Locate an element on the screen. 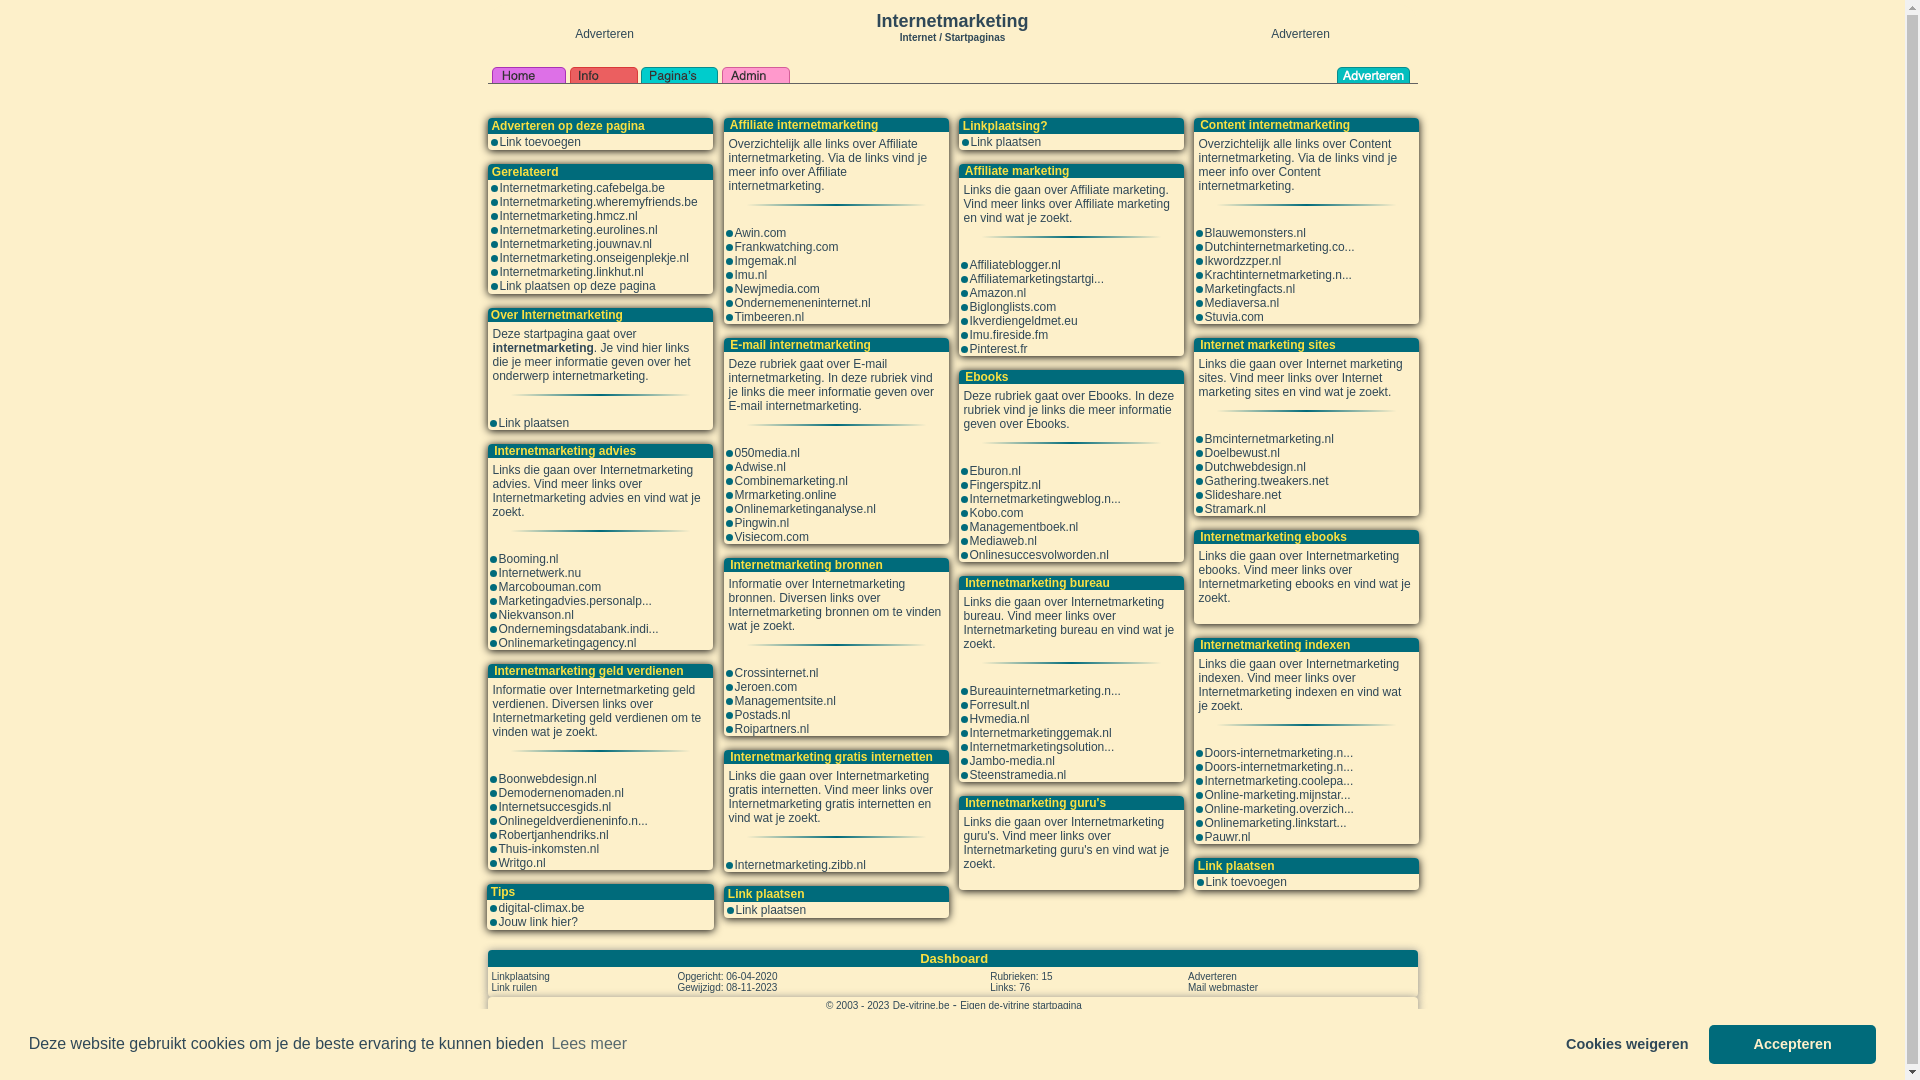 The height and width of the screenshot is (1080, 1920). 'Doors-internetmarketing.n...' is located at coordinates (1277, 752).